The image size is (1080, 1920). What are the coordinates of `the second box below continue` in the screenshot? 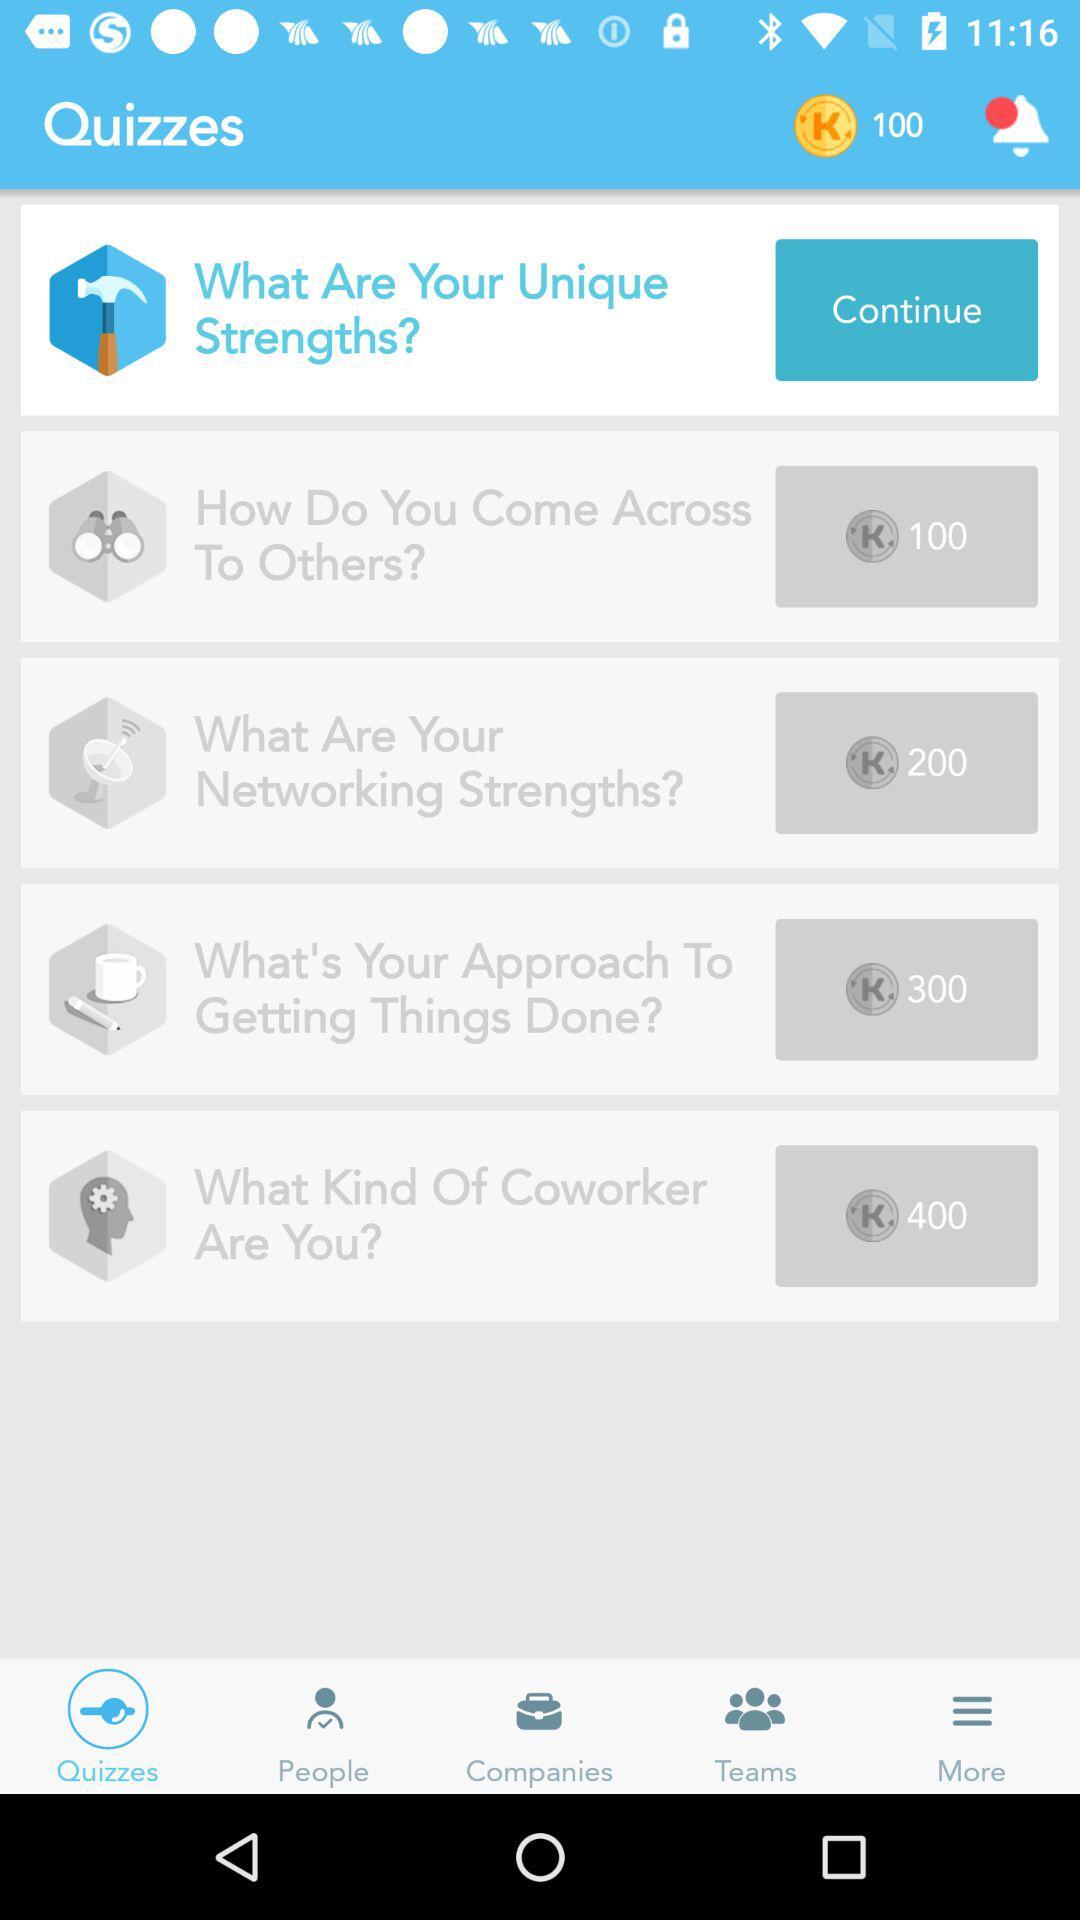 It's located at (906, 762).